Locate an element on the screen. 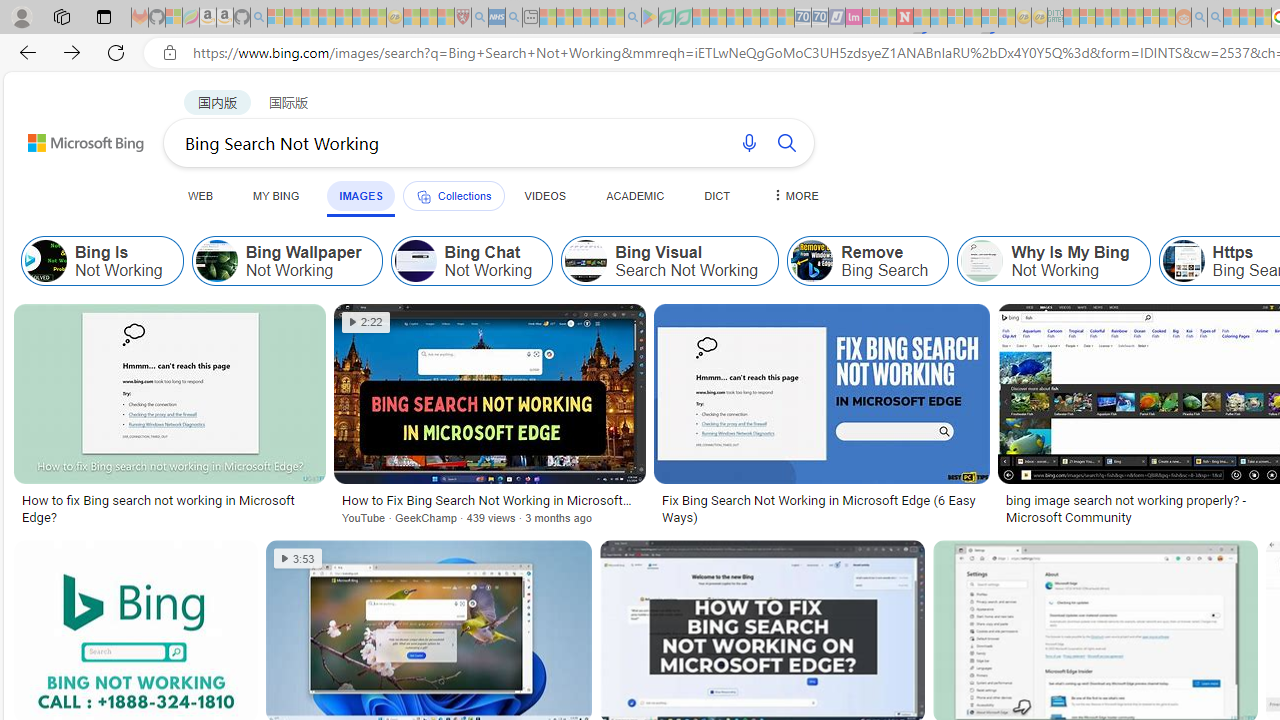 The image size is (1280, 720). 'Https Bing Search' is located at coordinates (1183, 260).